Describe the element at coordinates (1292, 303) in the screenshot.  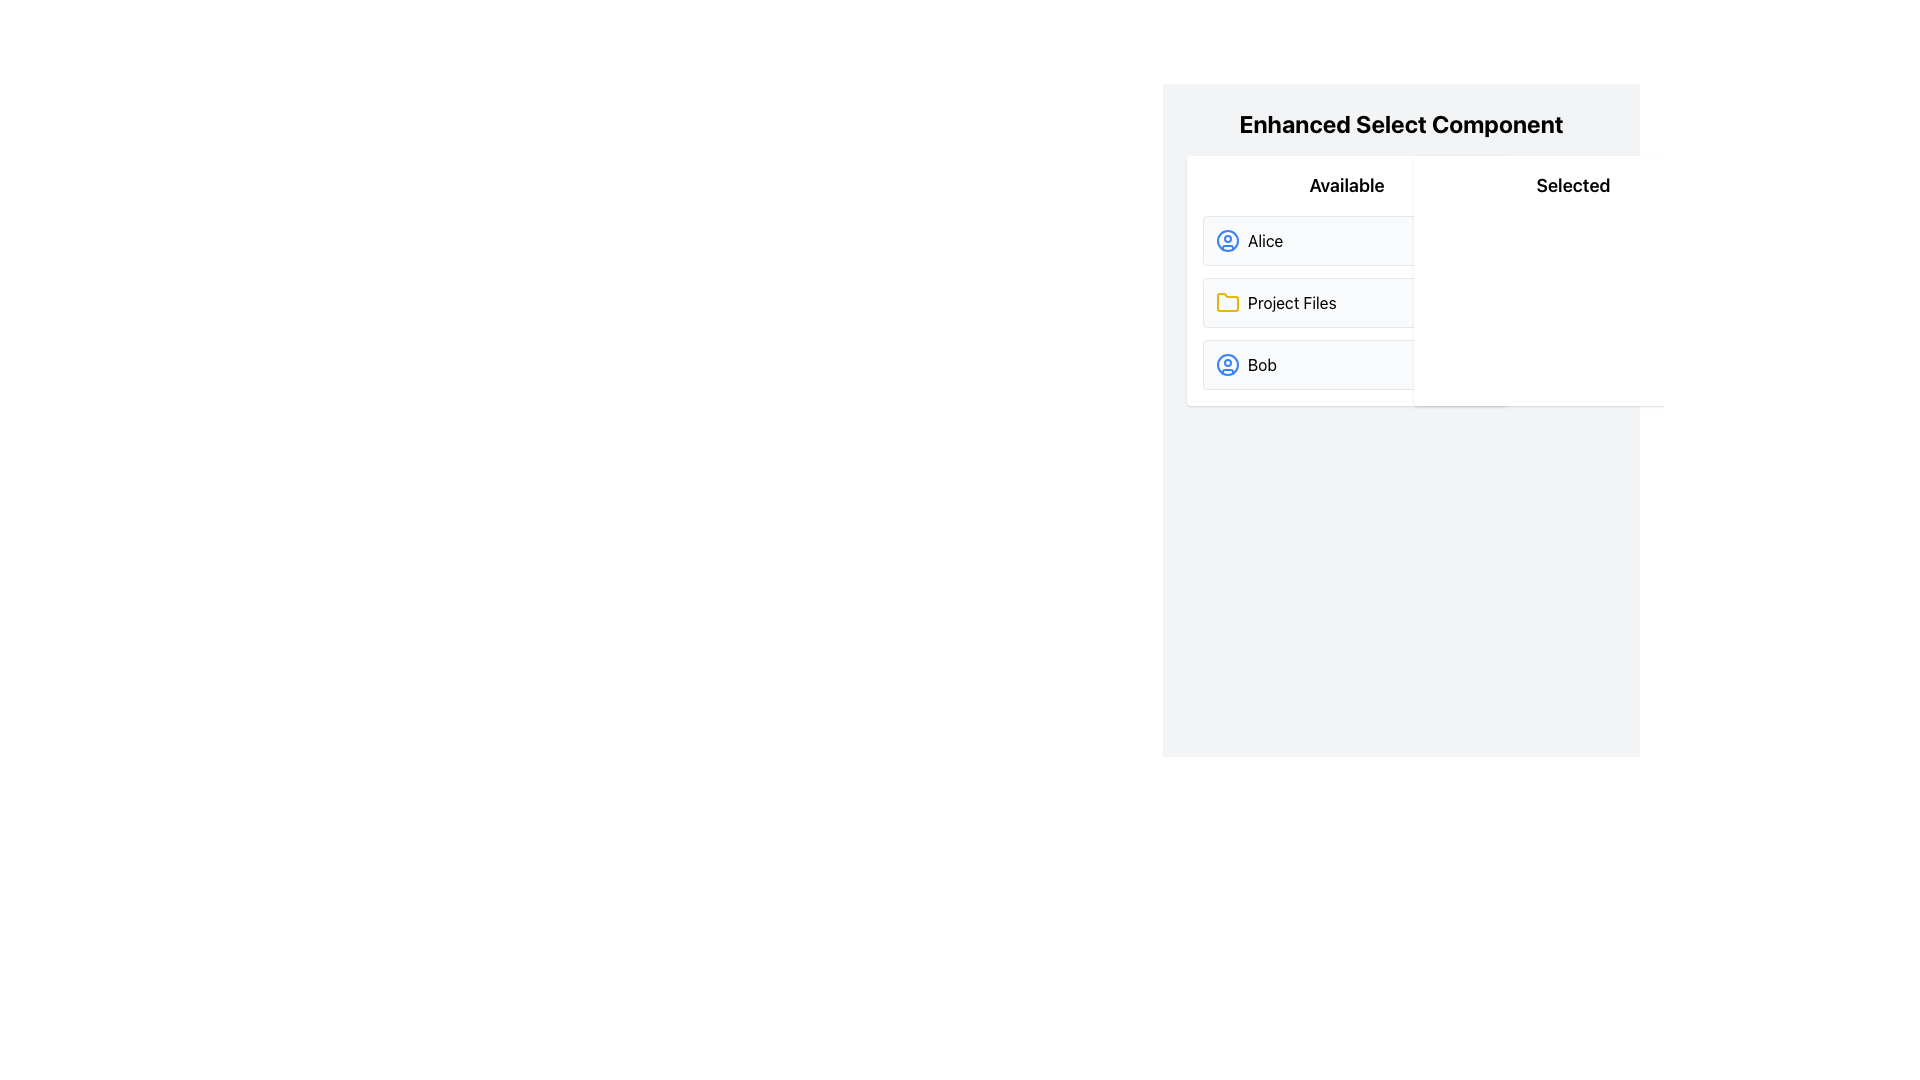
I see `the second item` at that location.